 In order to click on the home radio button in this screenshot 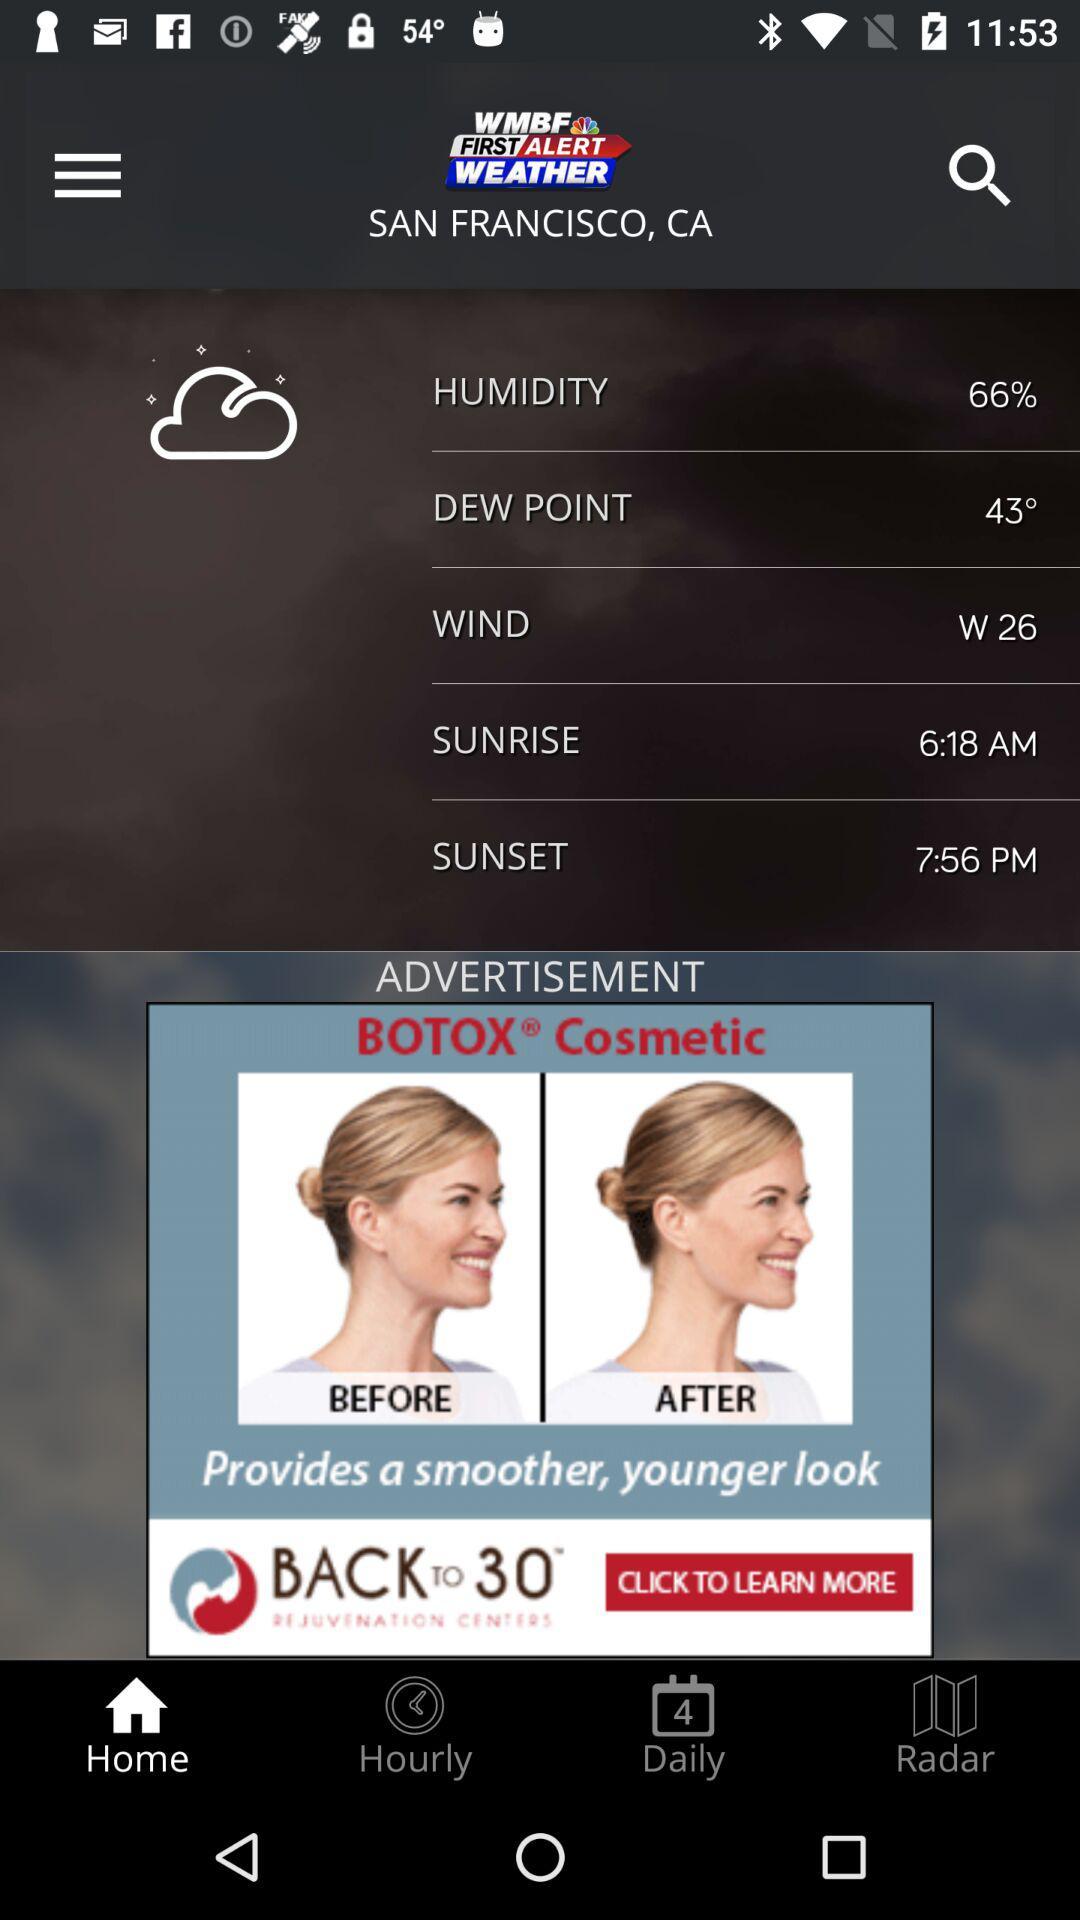, I will do `click(135, 1726)`.